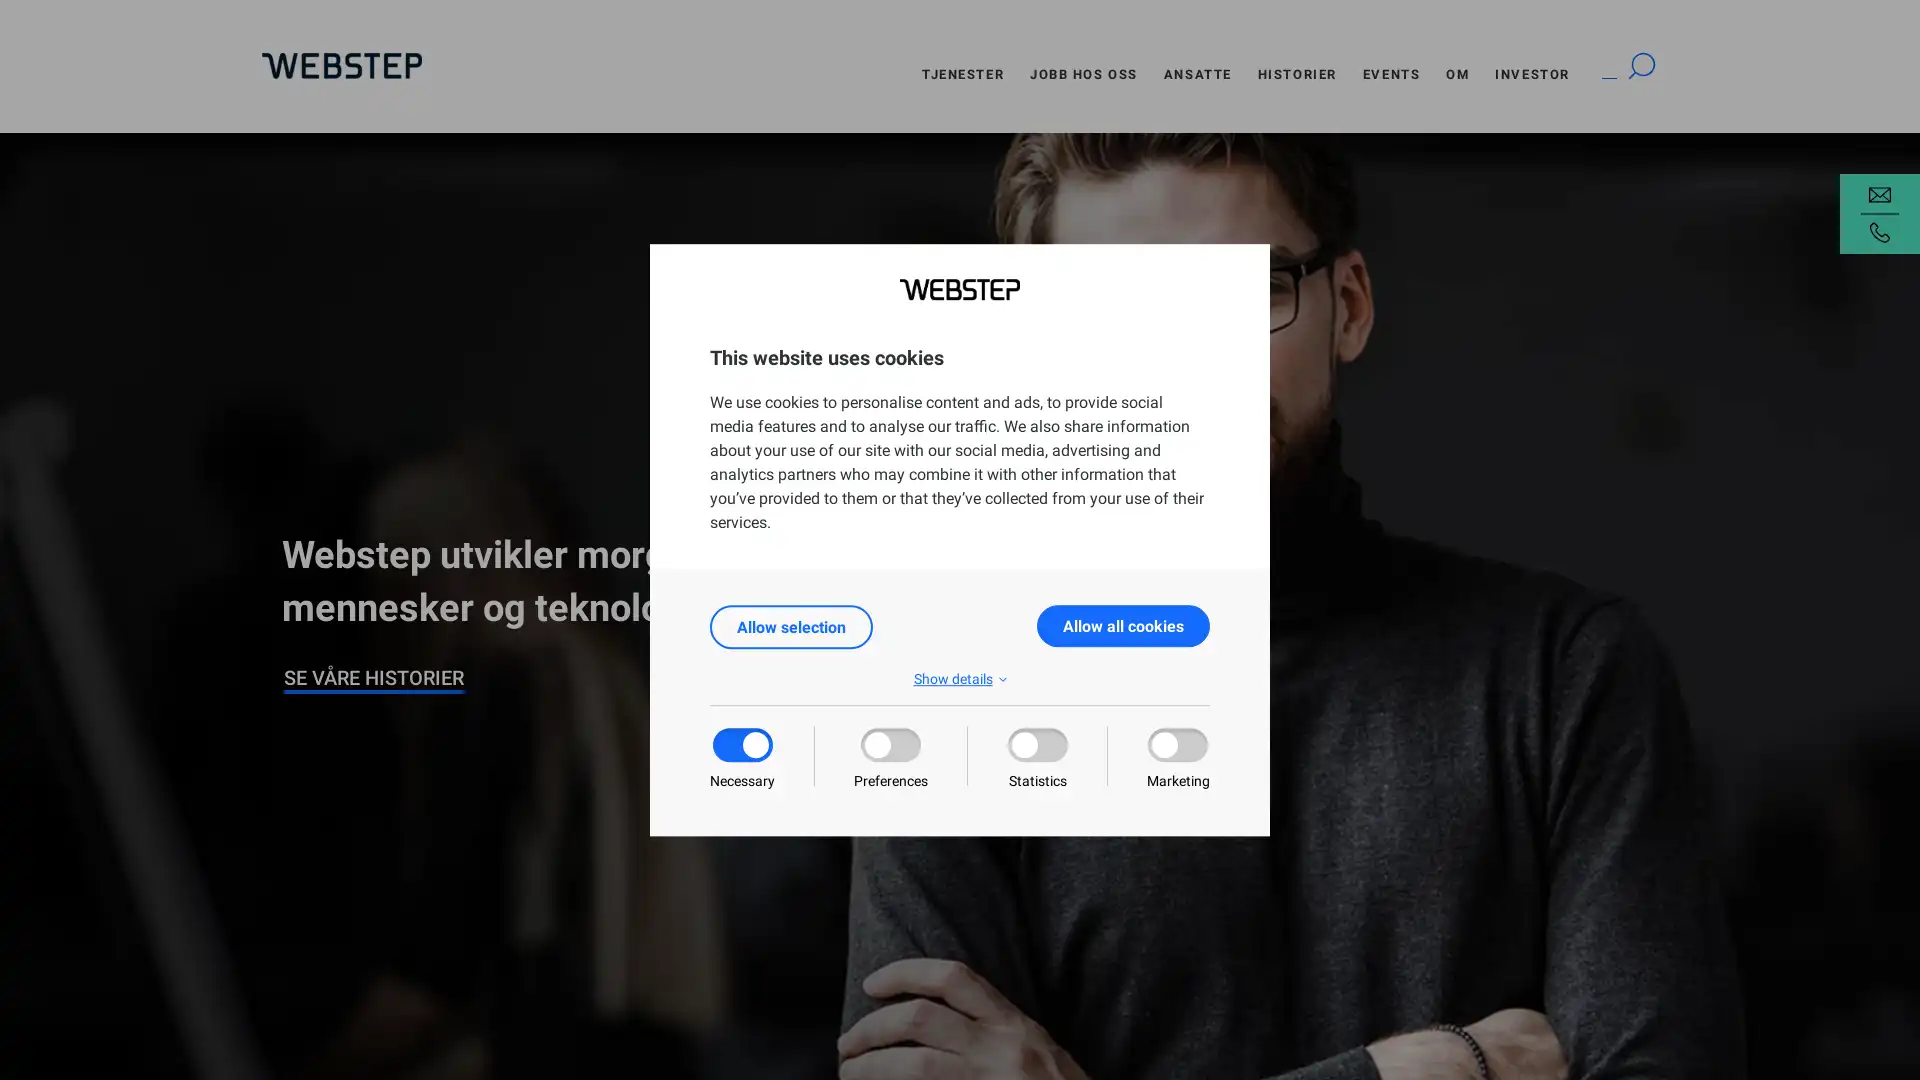  What do you see at coordinates (790, 626) in the screenshot?
I see `Allow selection` at bounding box center [790, 626].